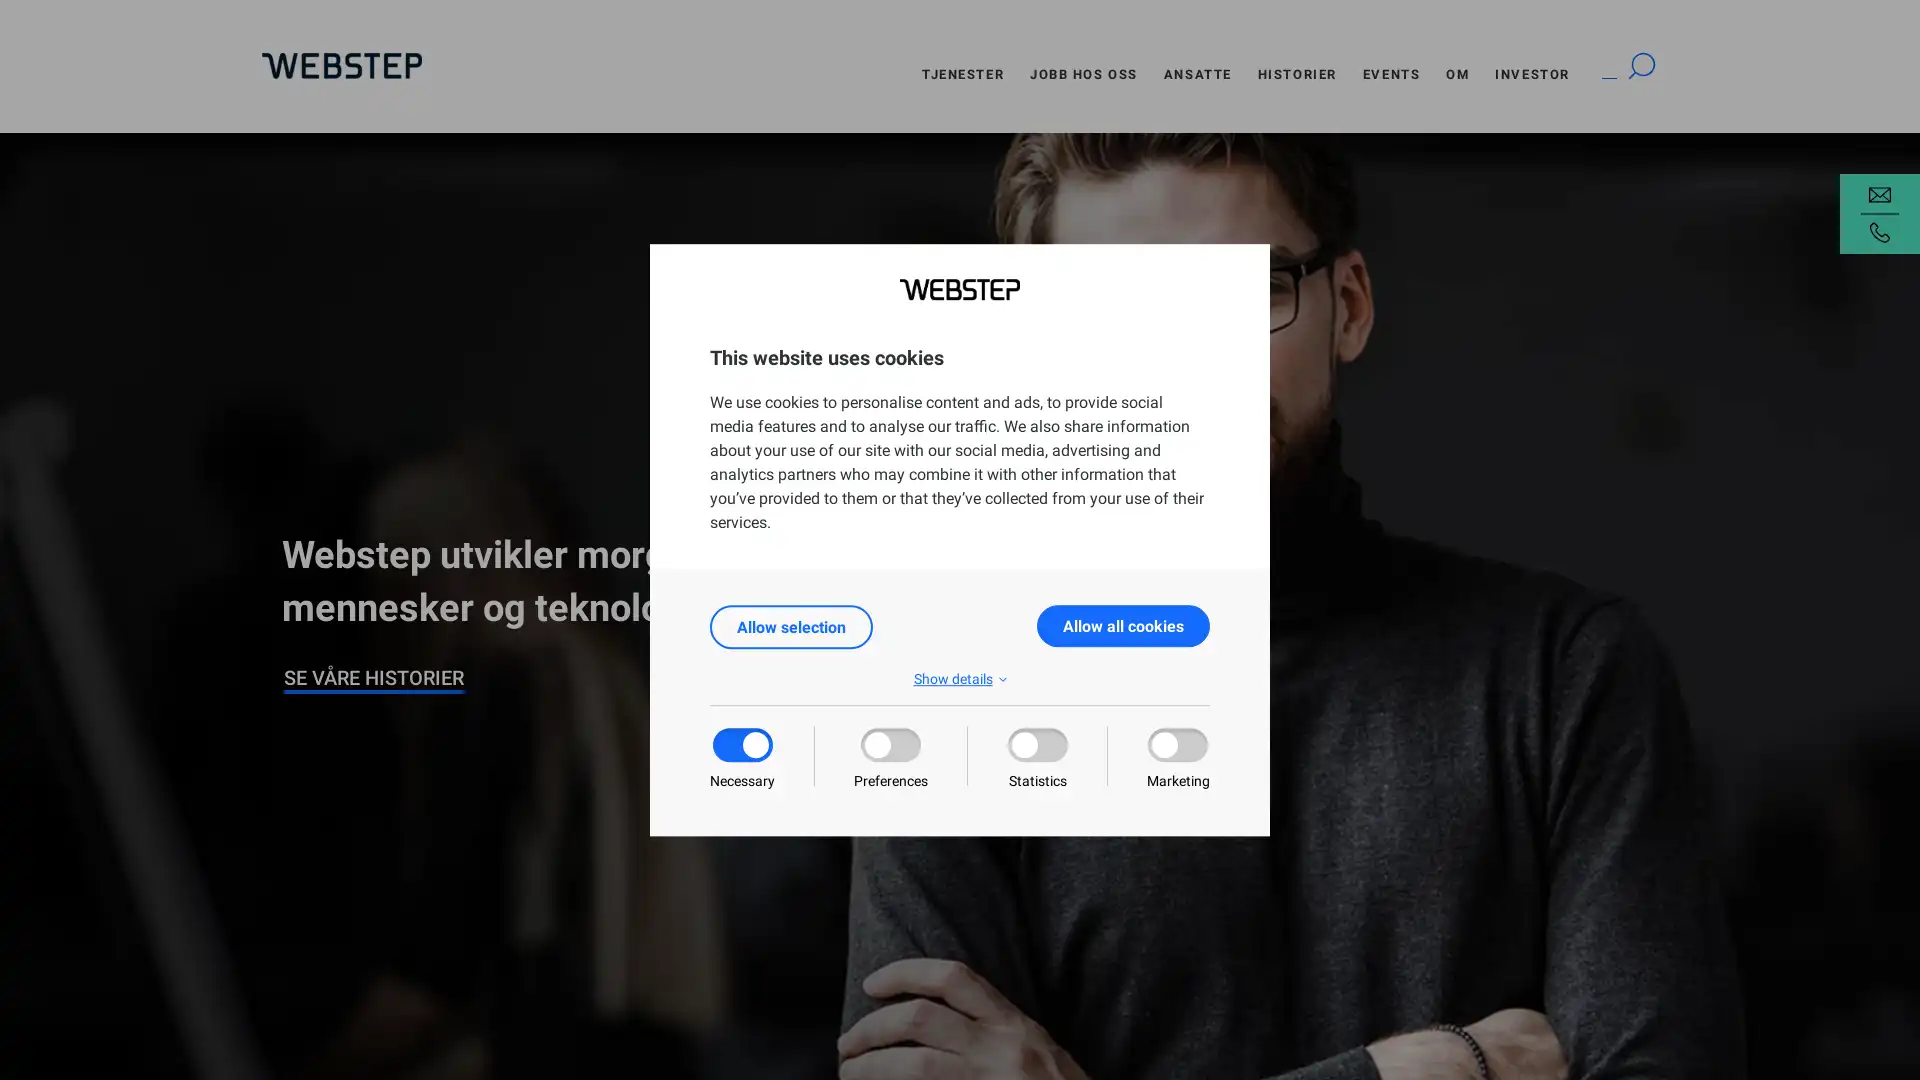  What do you see at coordinates (790, 626) in the screenshot?
I see `Allow selection` at bounding box center [790, 626].